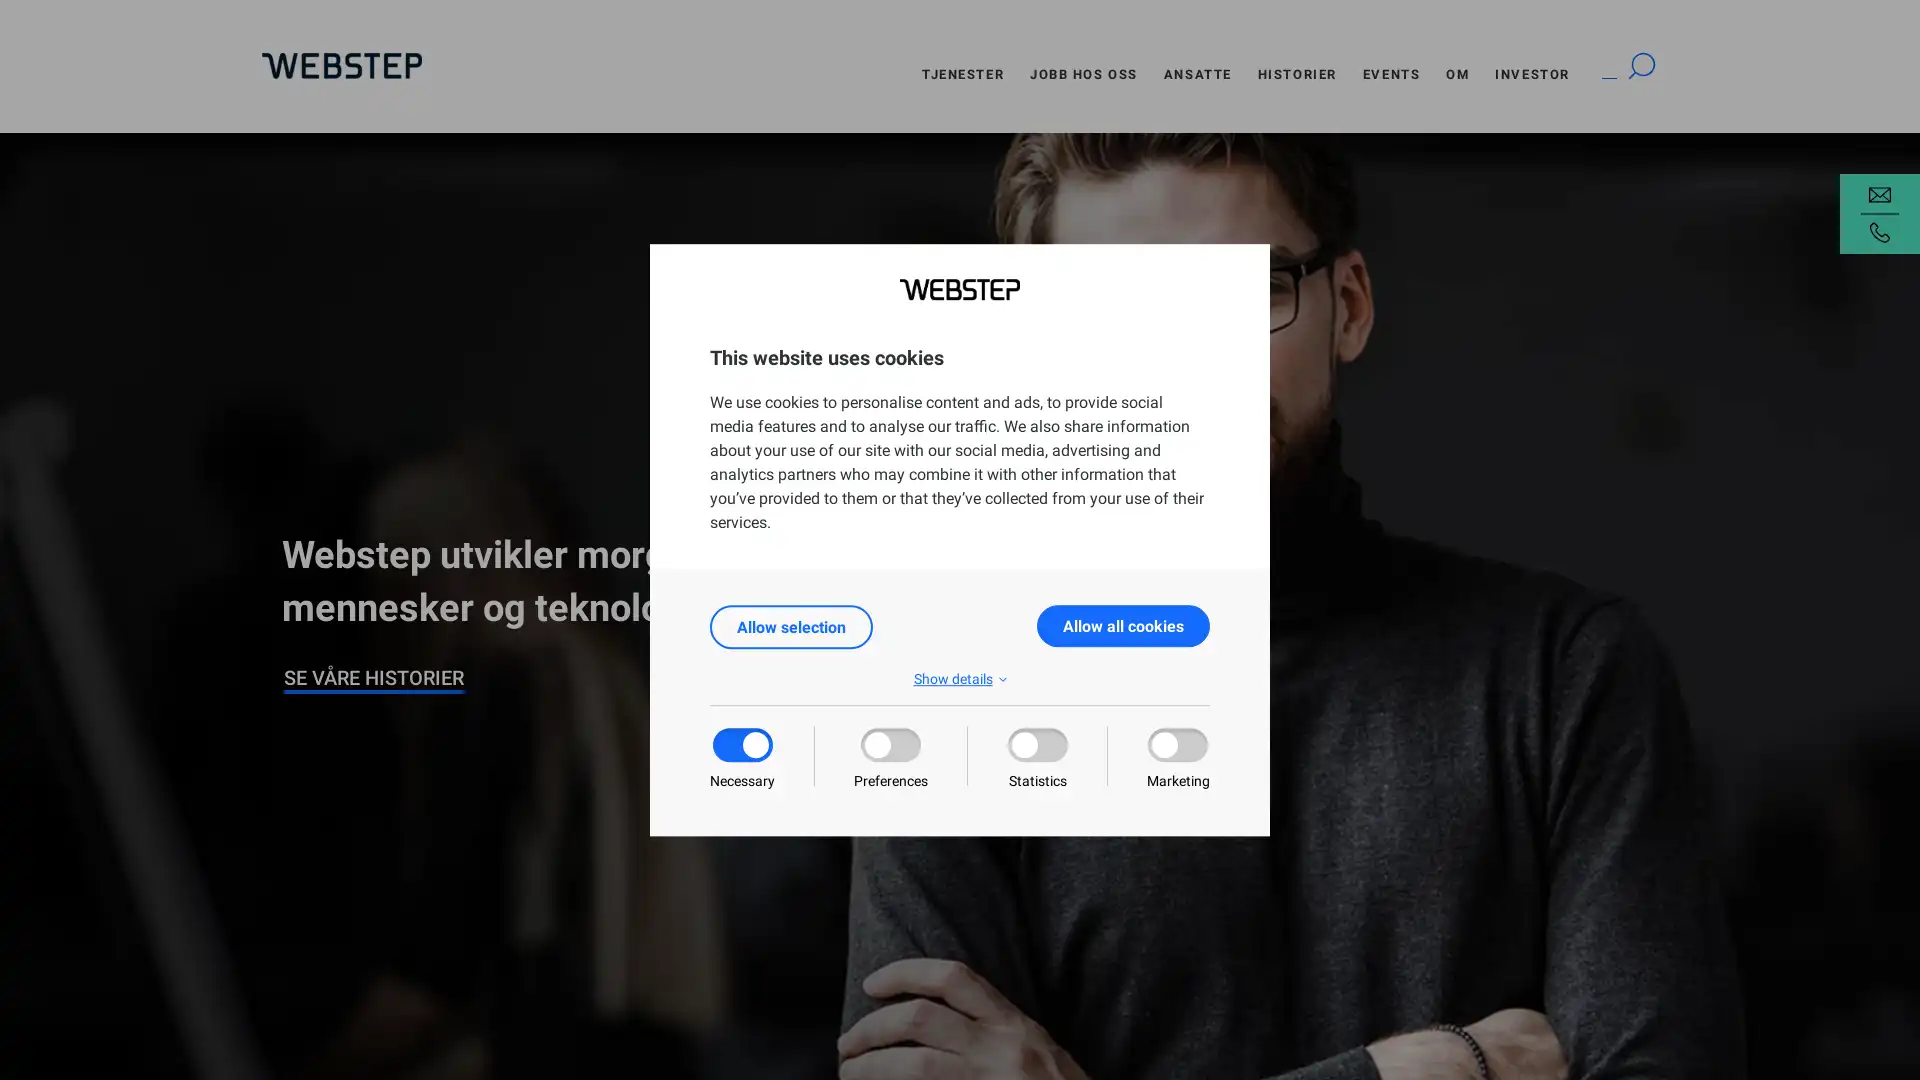  What do you see at coordinates (790, 626) in the screenshot?
I see `Allow selection` at bounding box center [790, 626].